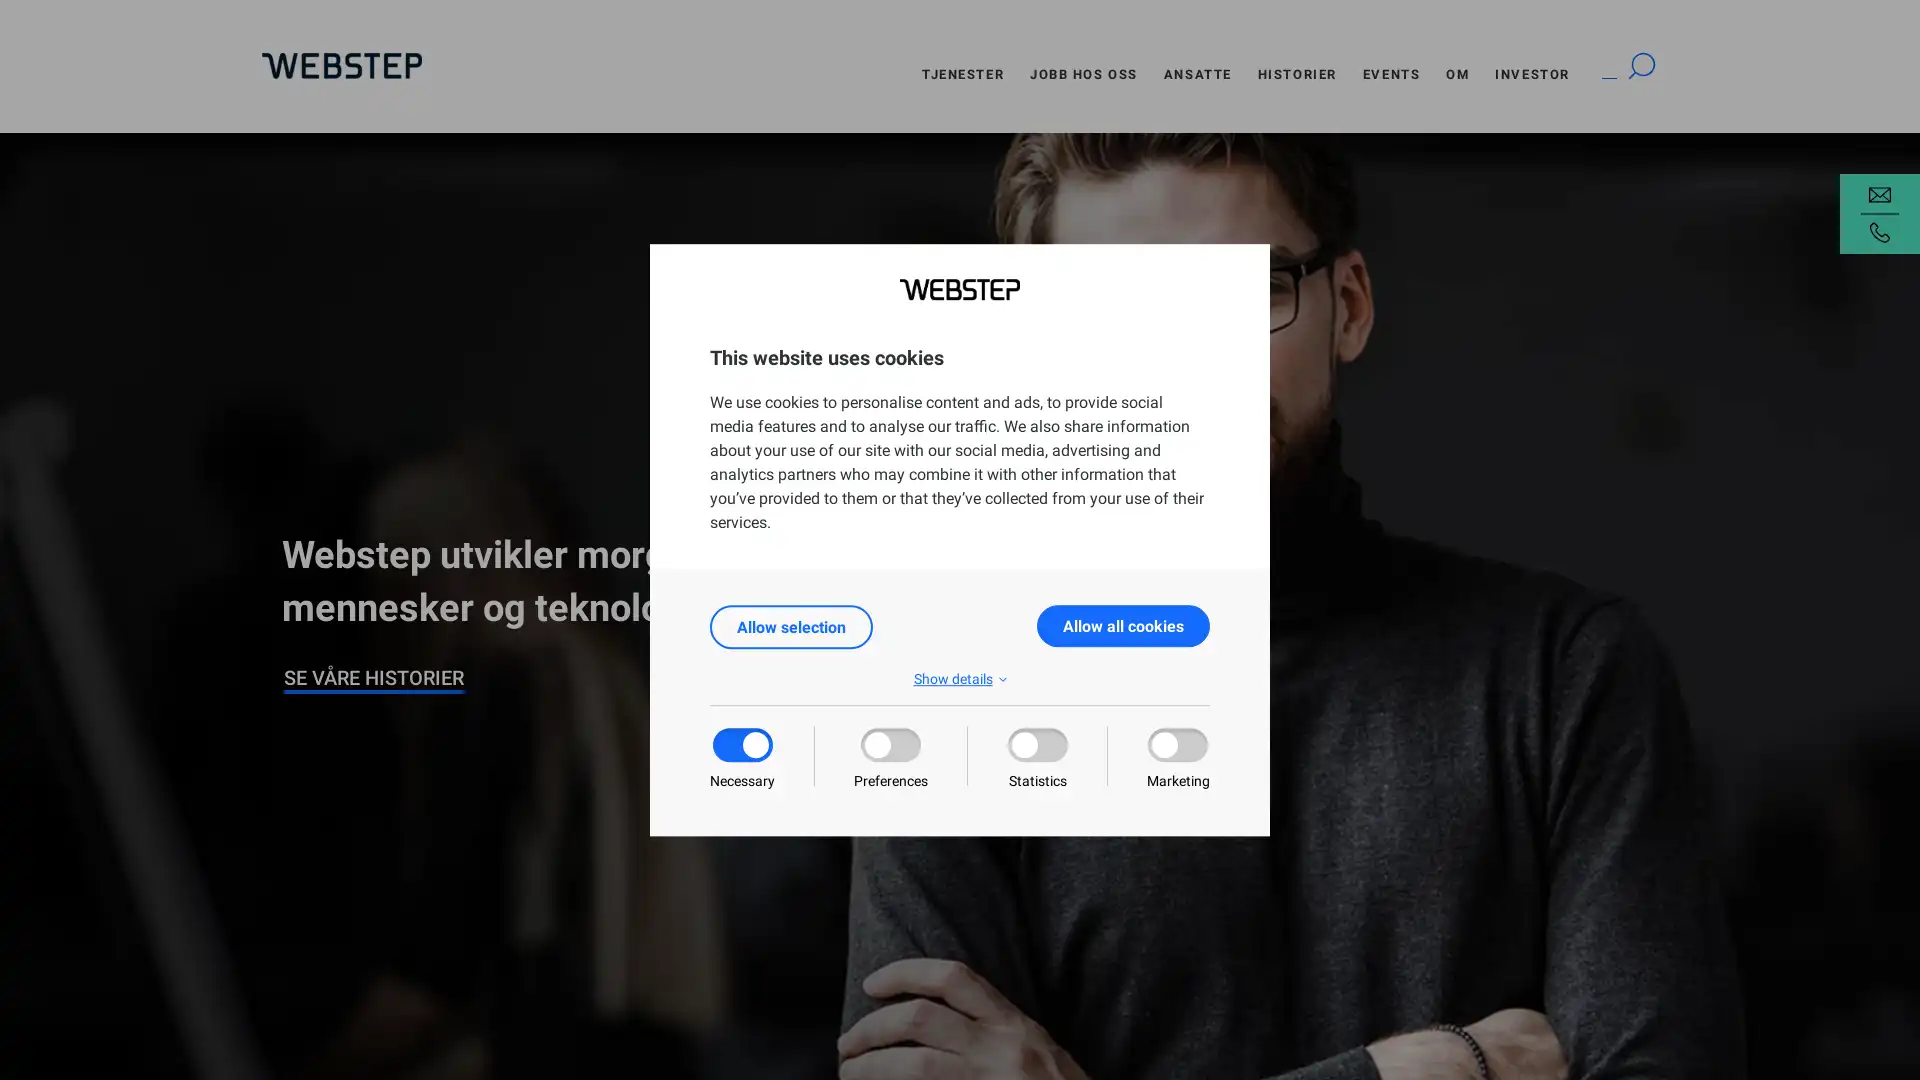  What do you see at coordinates (790, 626) in the screenshot?
I see `Allow selection` at bounding box center [790, 626].